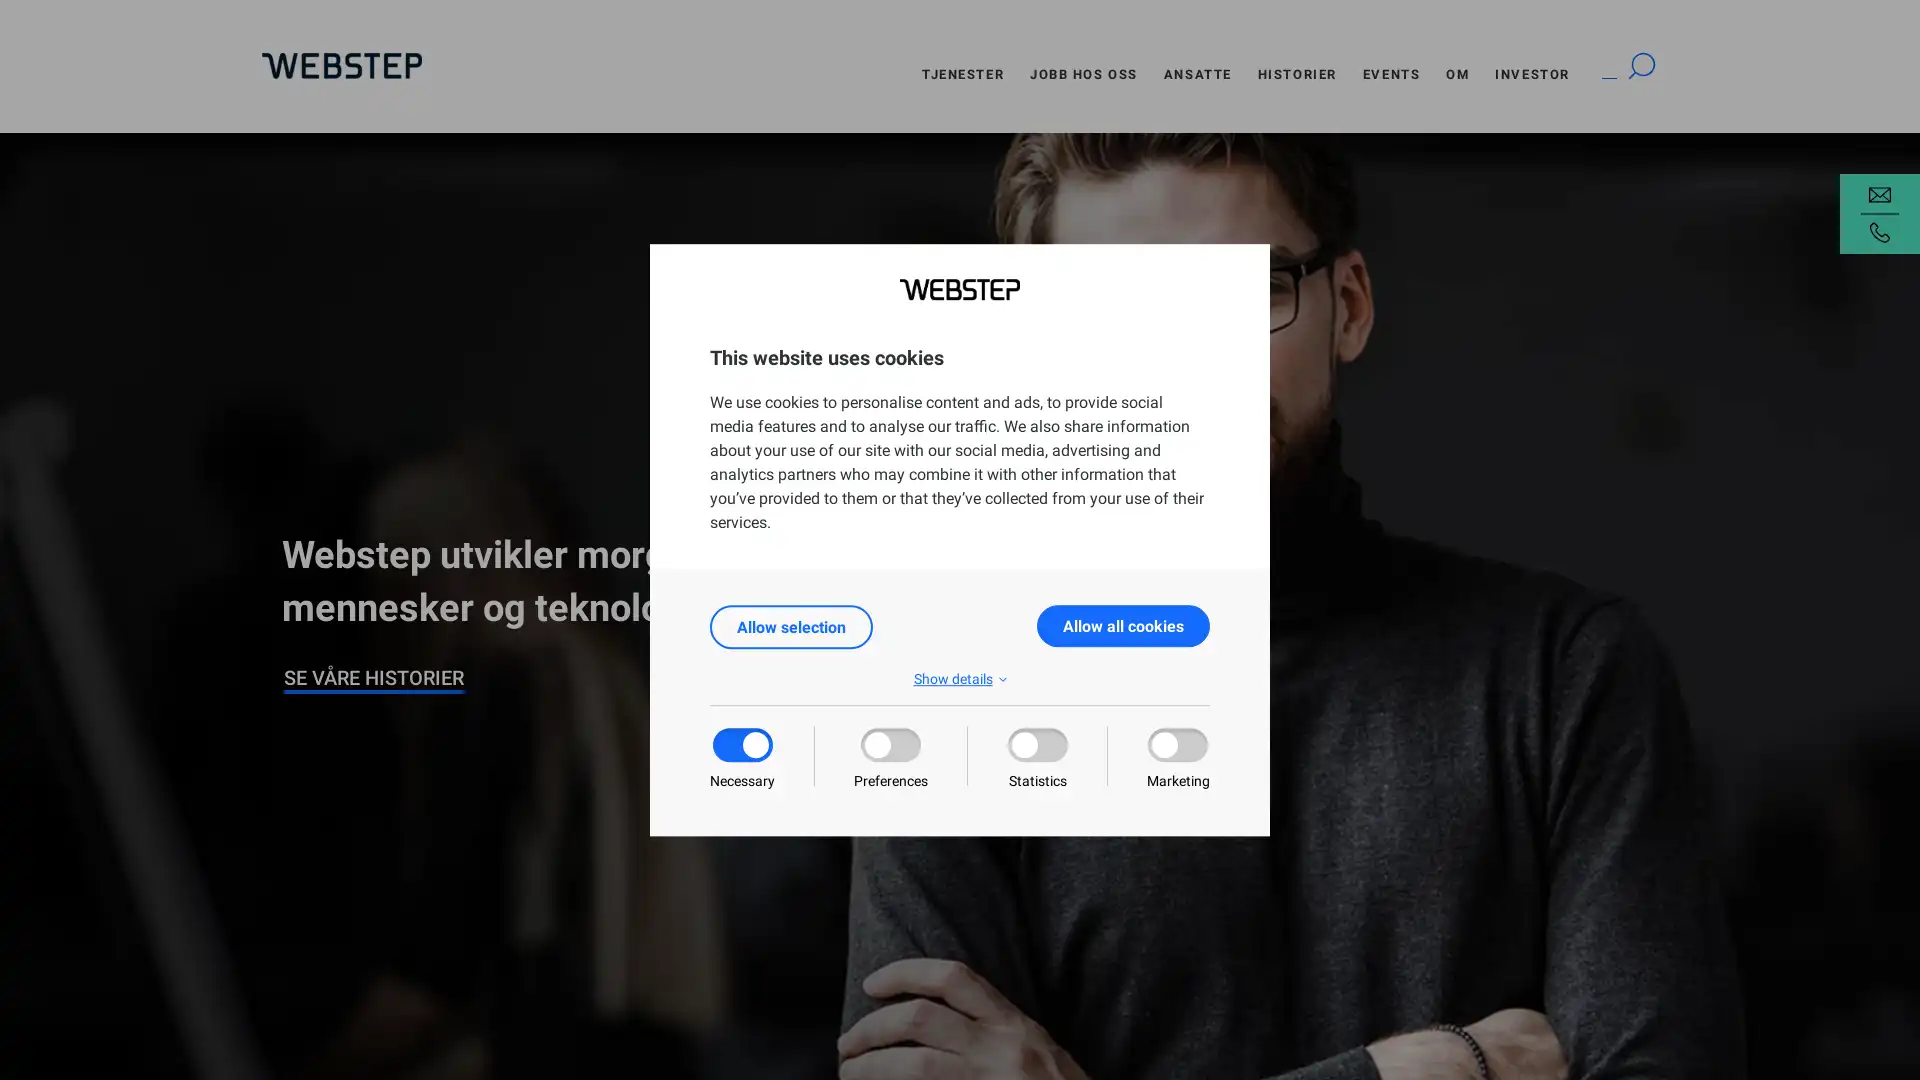  What do you see at coordinates (790, 626) in the screenshot?
I see `Allow selection` at bounding box center [790, 626].